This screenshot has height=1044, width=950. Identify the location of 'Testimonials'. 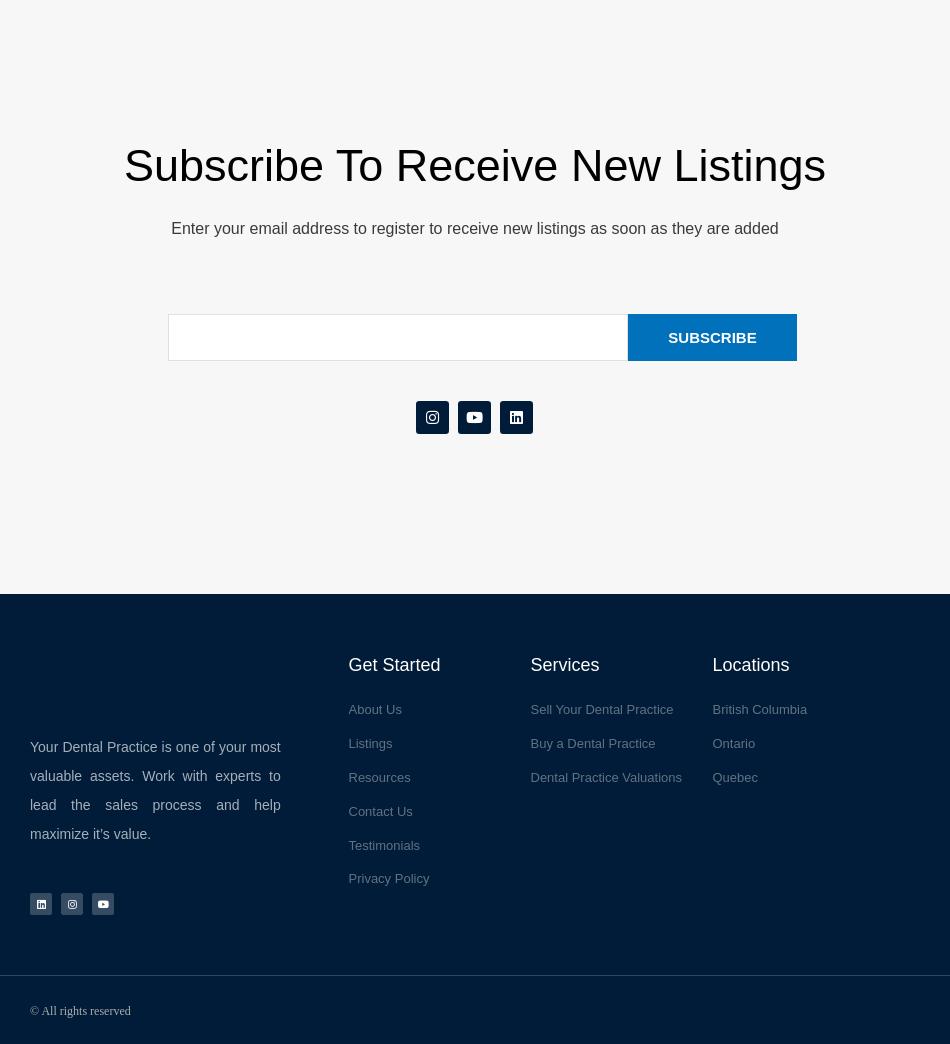
(382, 843).